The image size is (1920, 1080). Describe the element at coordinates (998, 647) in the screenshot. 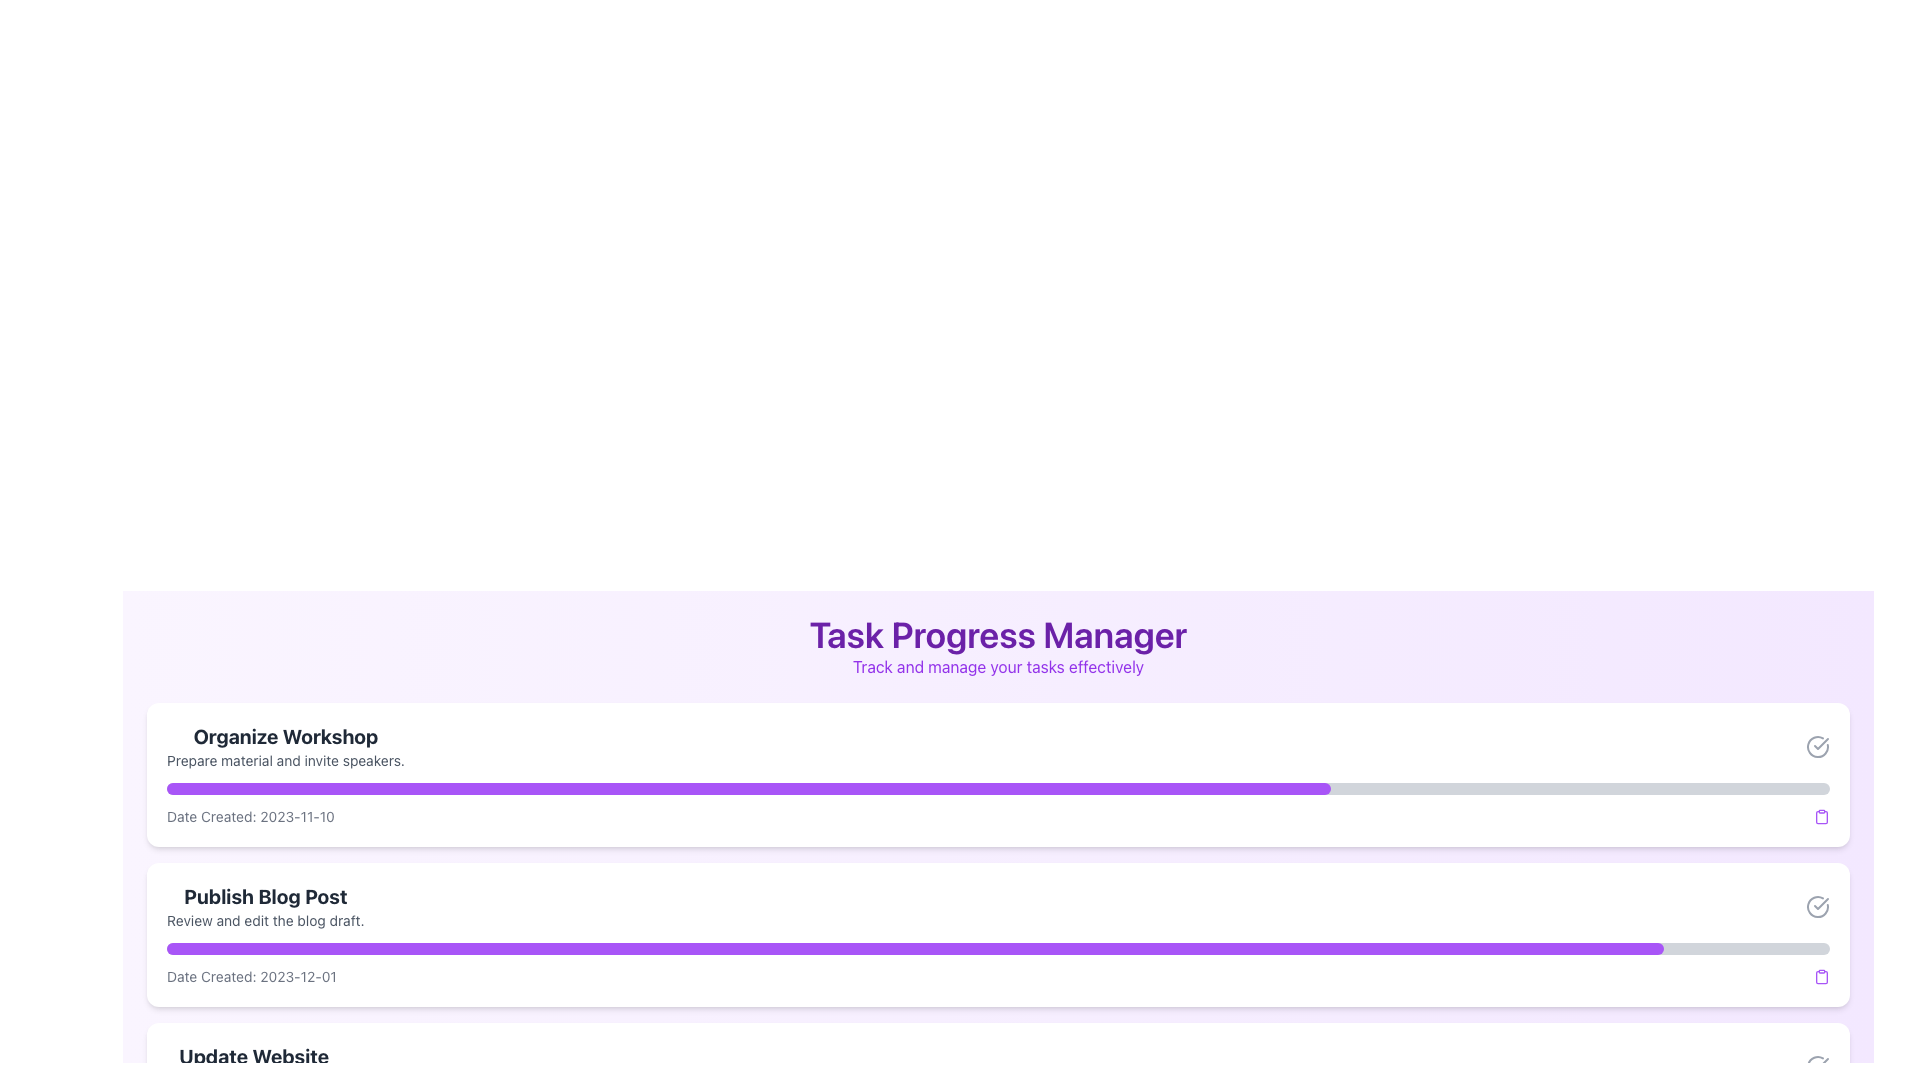

I see `information displayed in the 'Task Progress Manager' text header, which includes the title and subtitle in bold and smaller purple text, respectively` at that location.